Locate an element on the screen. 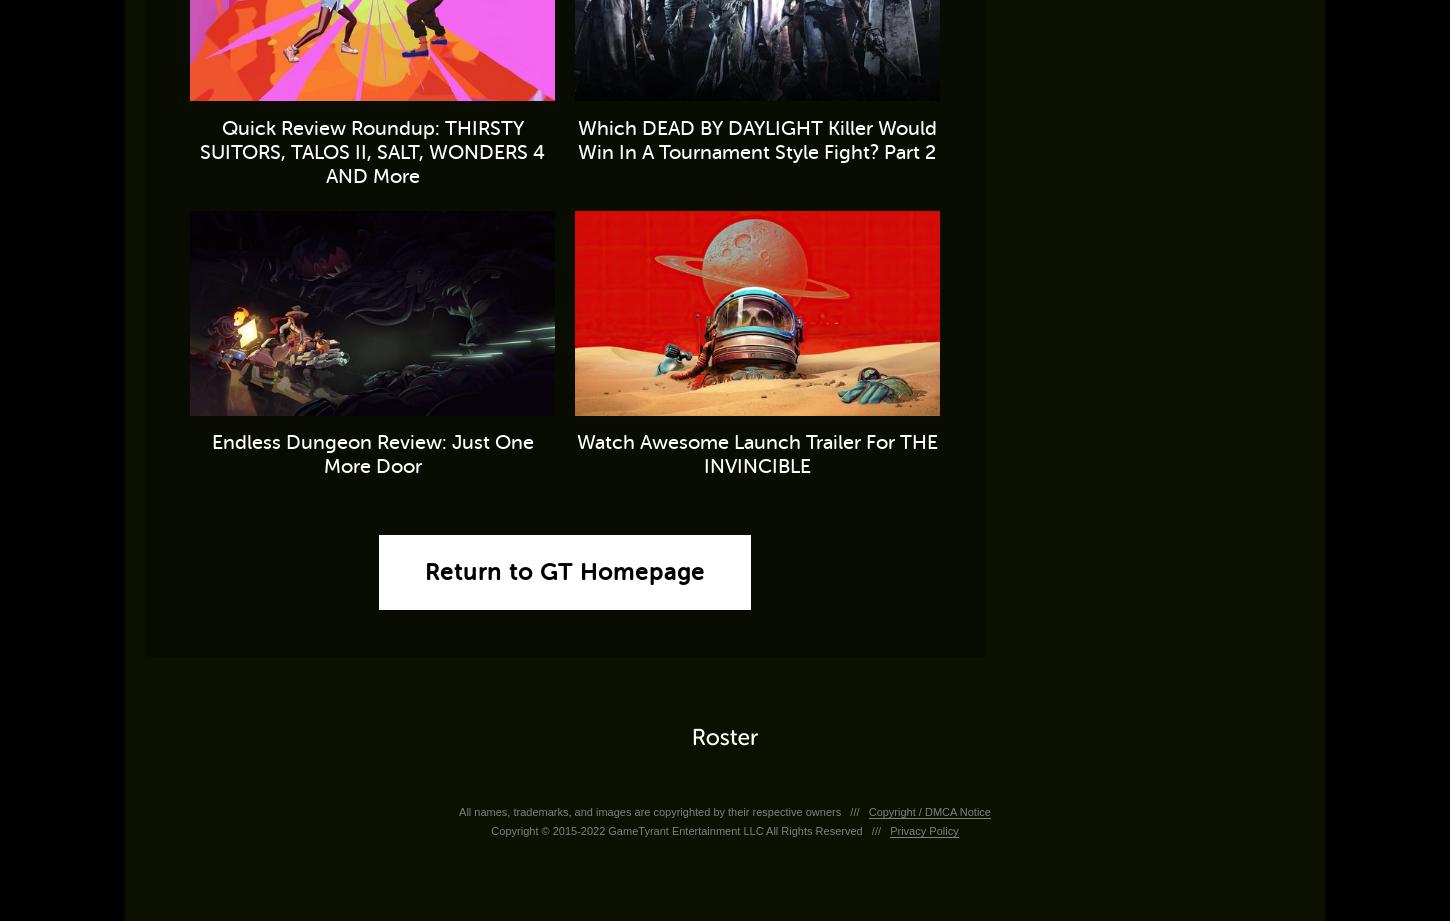  'Copyright / DMCA Notice' is located at coordinates (866, 811).